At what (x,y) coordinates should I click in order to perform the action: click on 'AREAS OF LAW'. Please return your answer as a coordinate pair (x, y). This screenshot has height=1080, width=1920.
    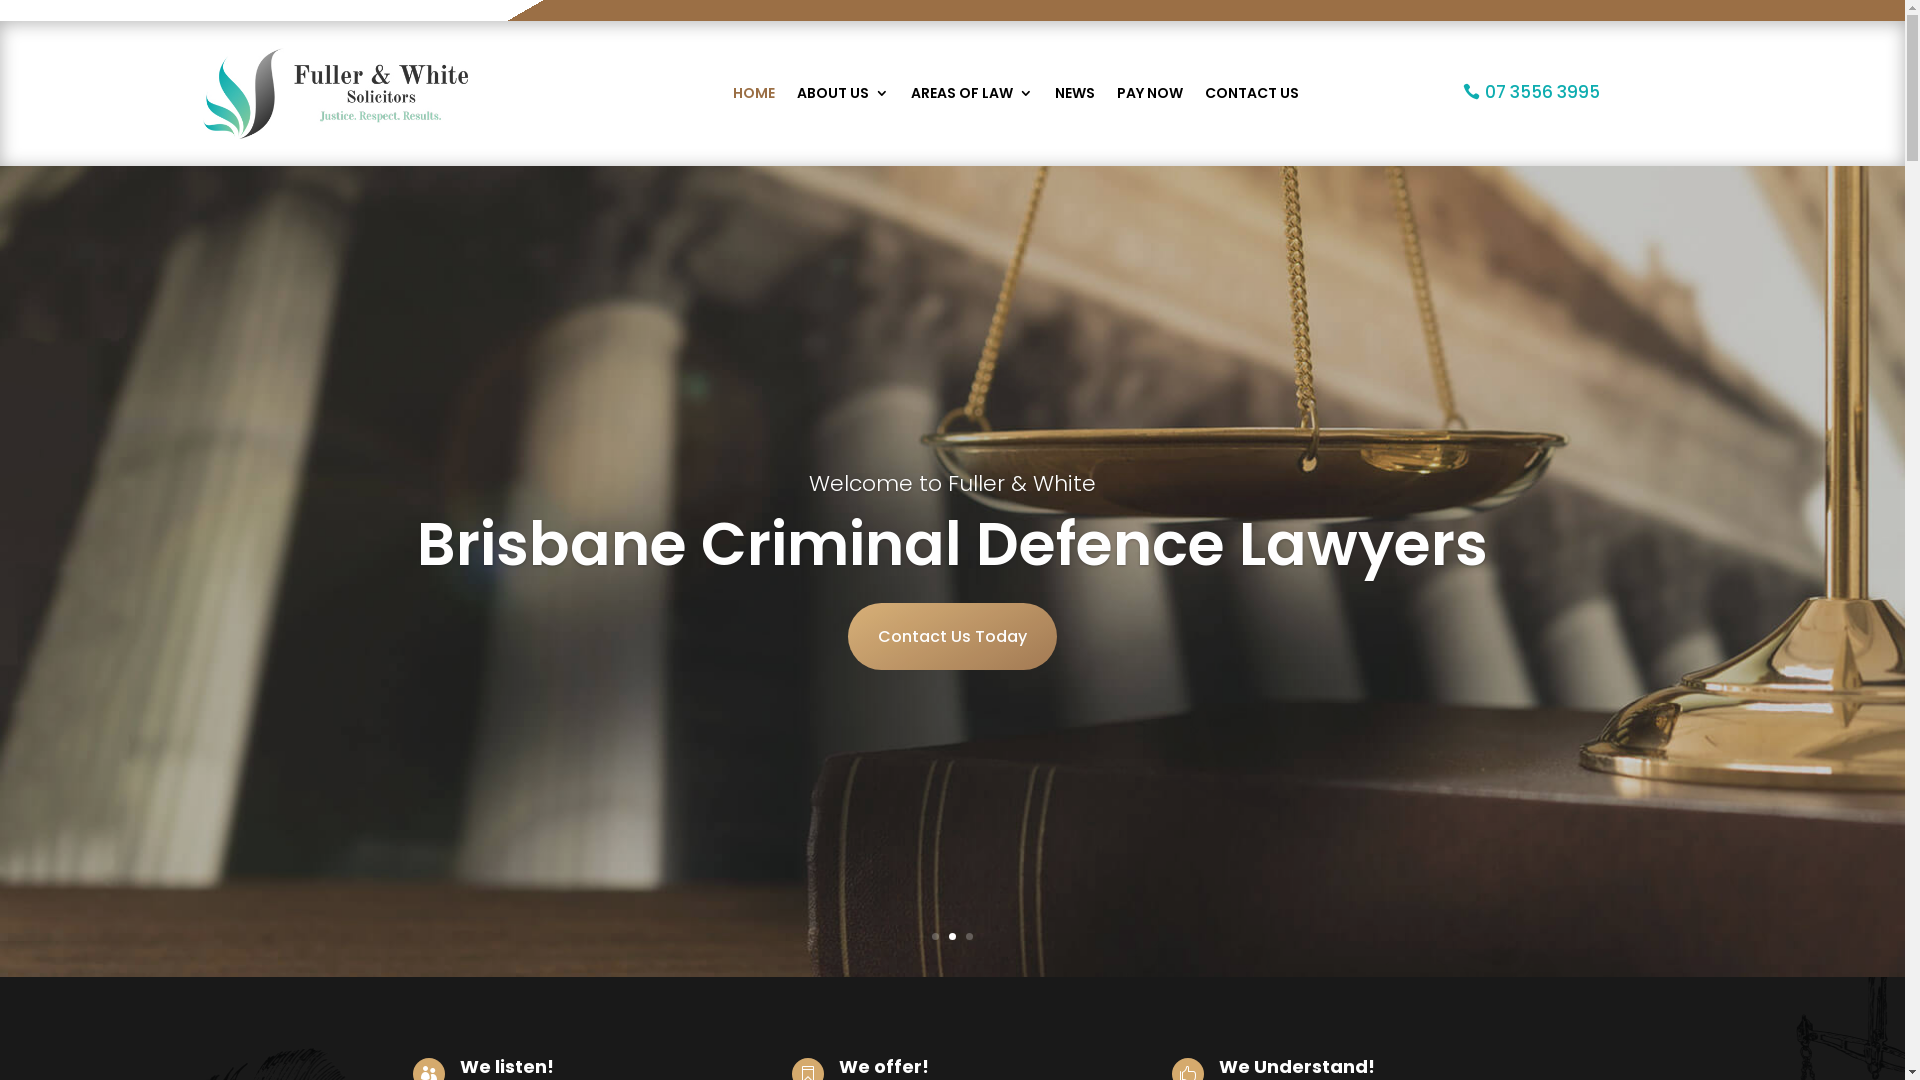
    Looking at the image, I should click on (970, 93).